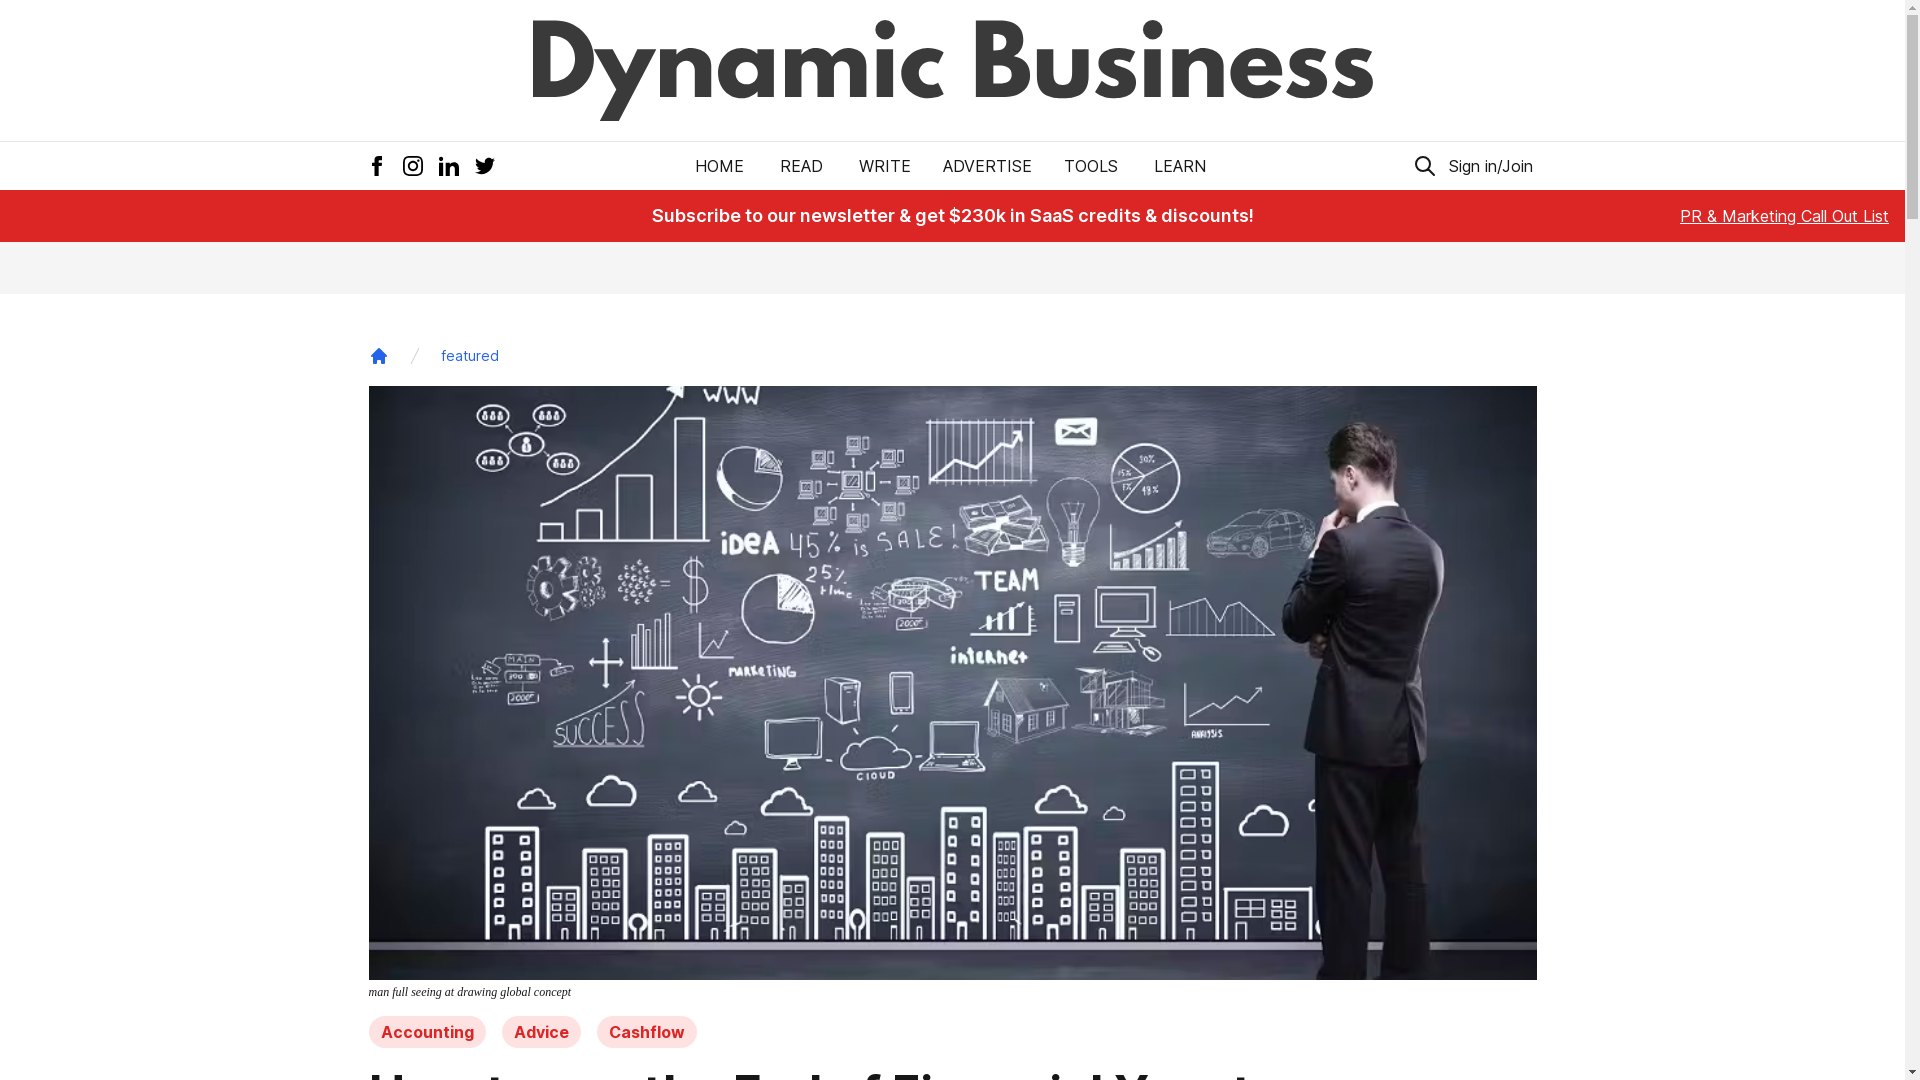 The image size is (1920, 1080). What do you see at coordinates (1089, 164) in the screenshot?
I see `'TOOLS'` at bounding box center [1089, 164].